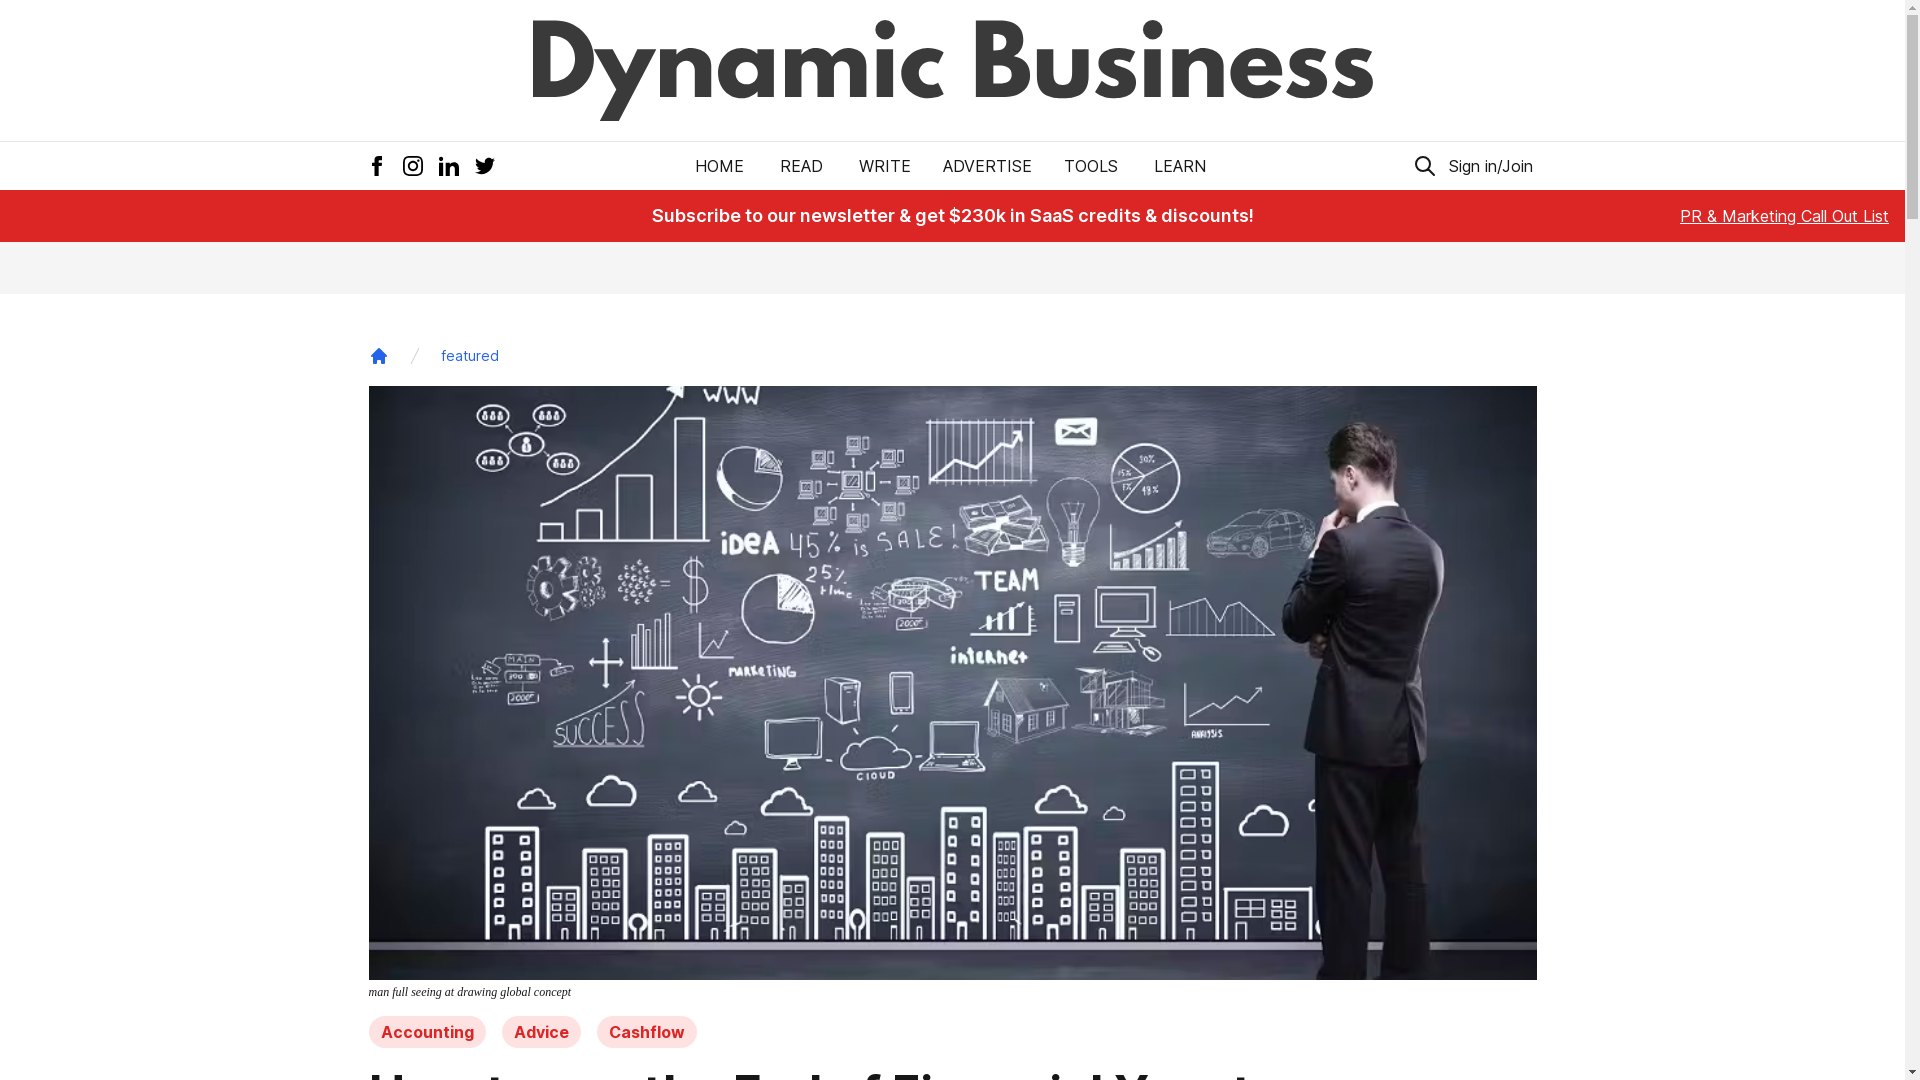 The image size is (1920, 1080). What do you see at coordinates (1089, 164) in the screenshot?
I see `'TOOLS'` at bounding box center [1089, 164].